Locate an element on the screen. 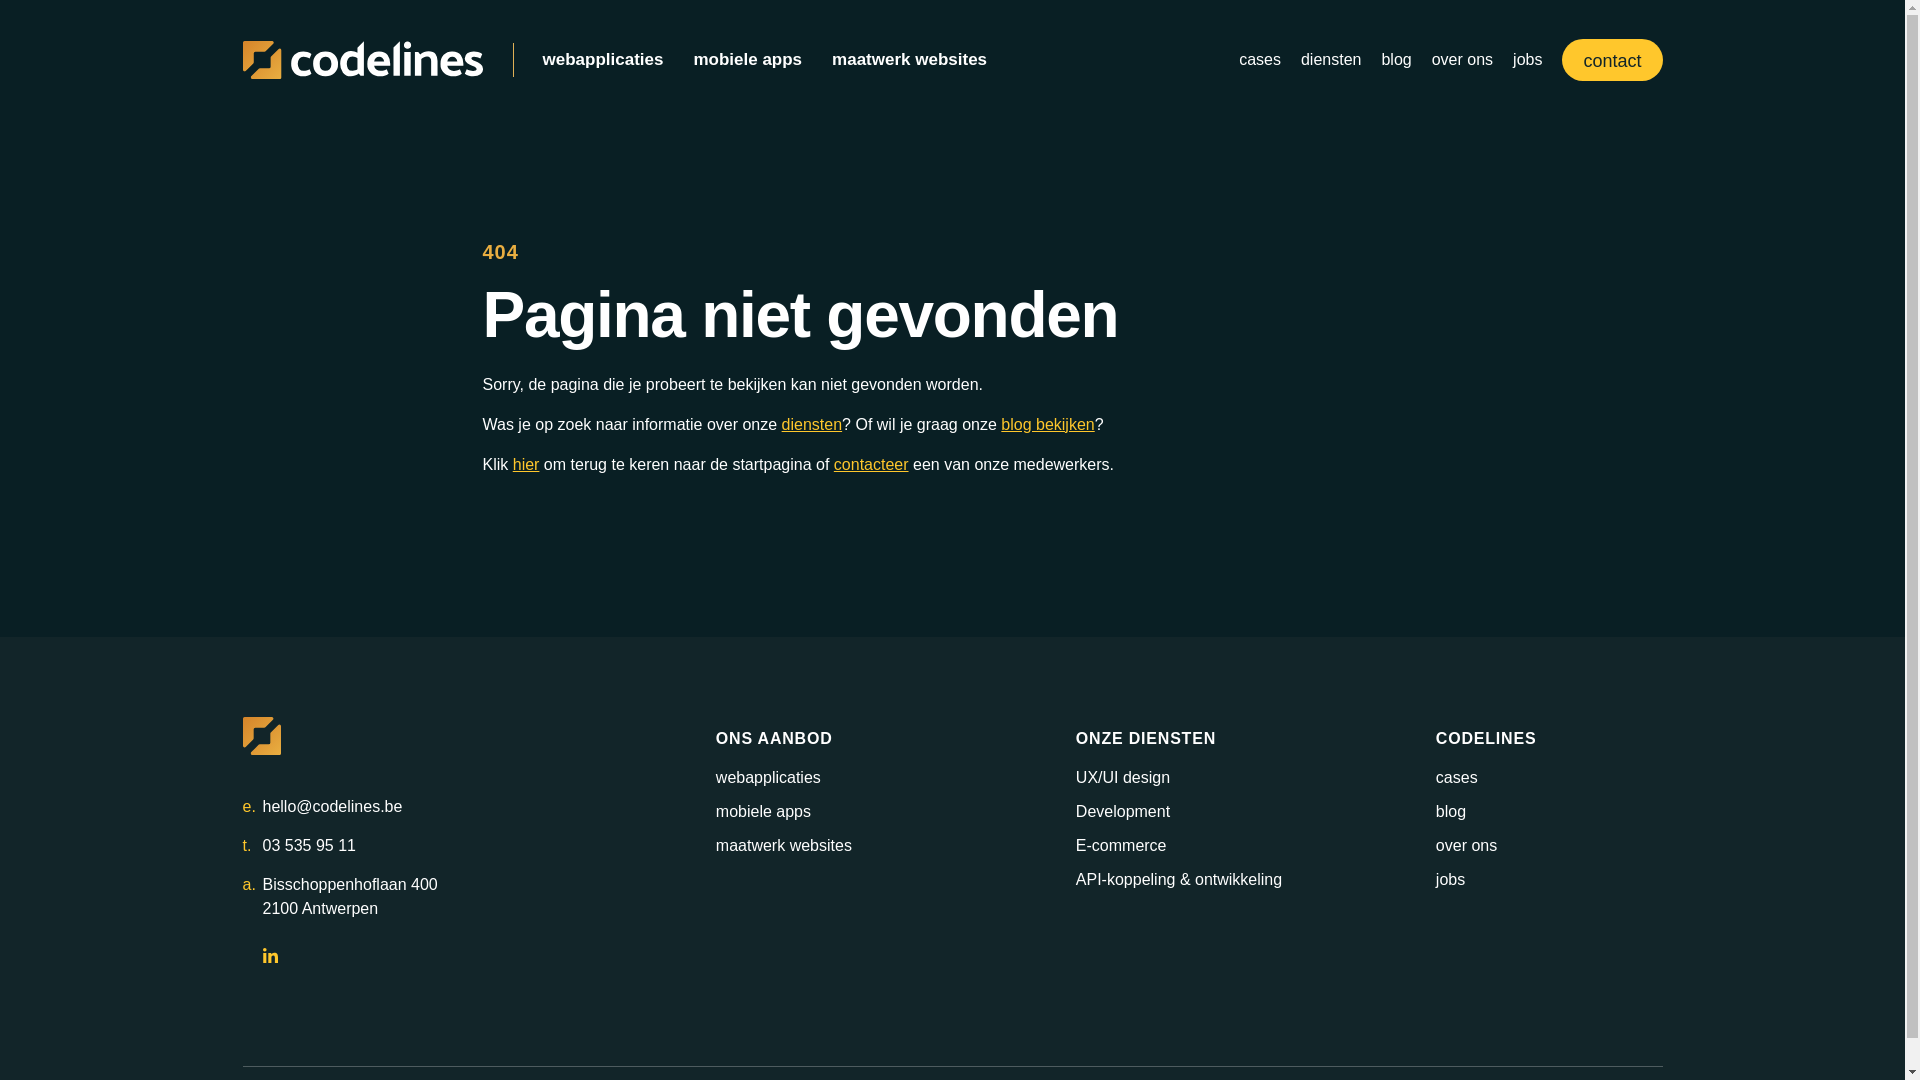  'cases' is located at coordinates (1258, 59).